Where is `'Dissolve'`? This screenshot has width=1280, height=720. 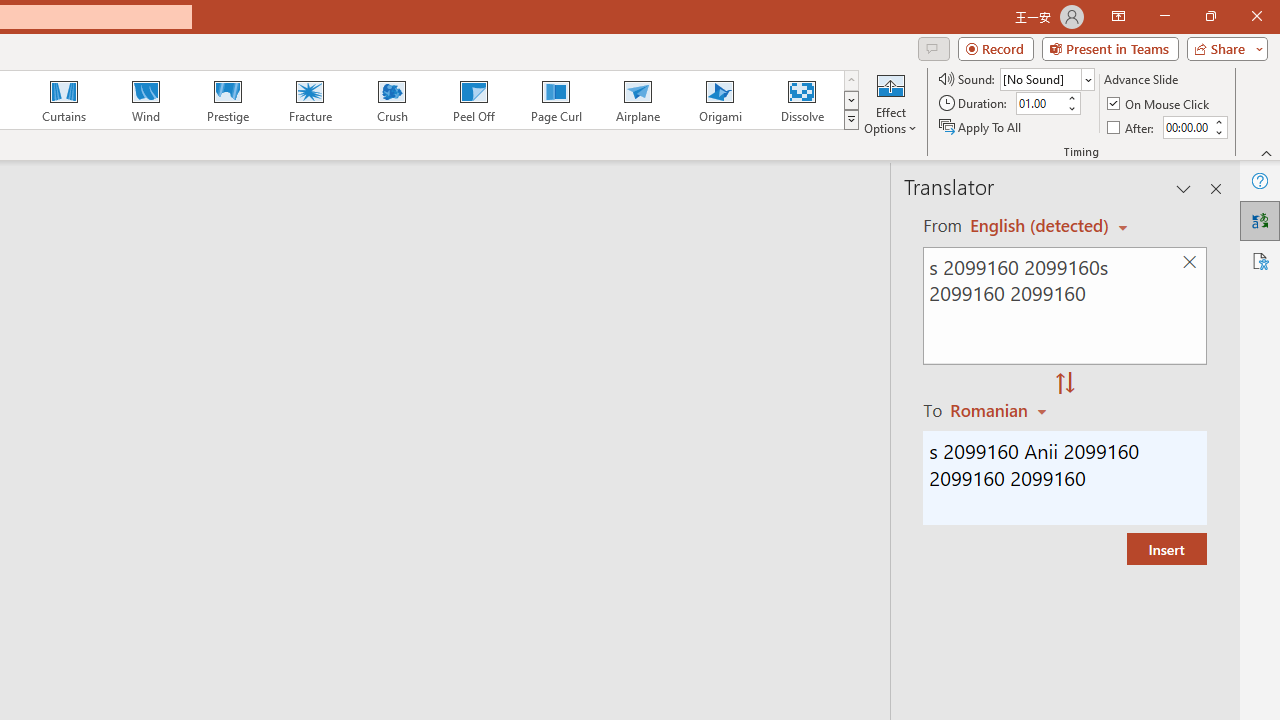 'Dissolve' is located at coordinates (802, 100).